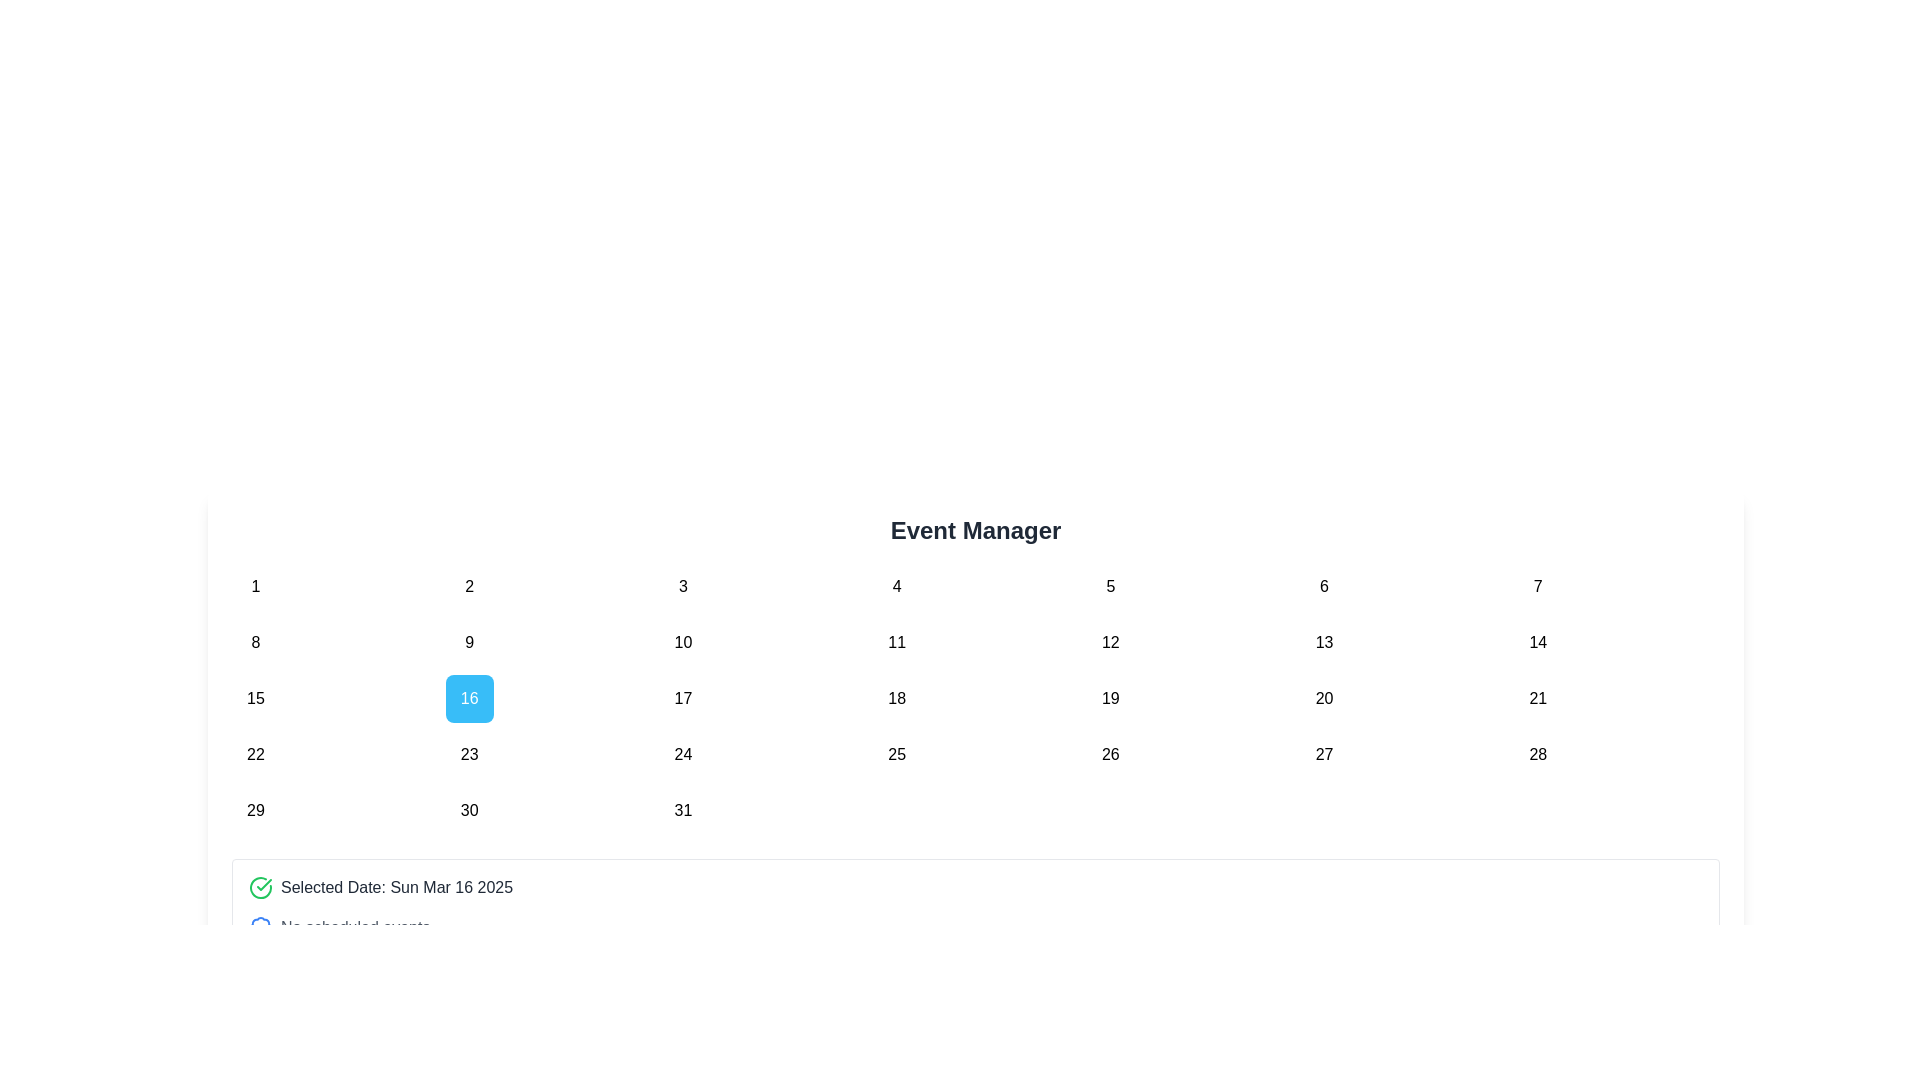 This screenshot has height=1080, width=1920. I want to click on the square-shaped button displaying '9' in the center, so click(468, 643).